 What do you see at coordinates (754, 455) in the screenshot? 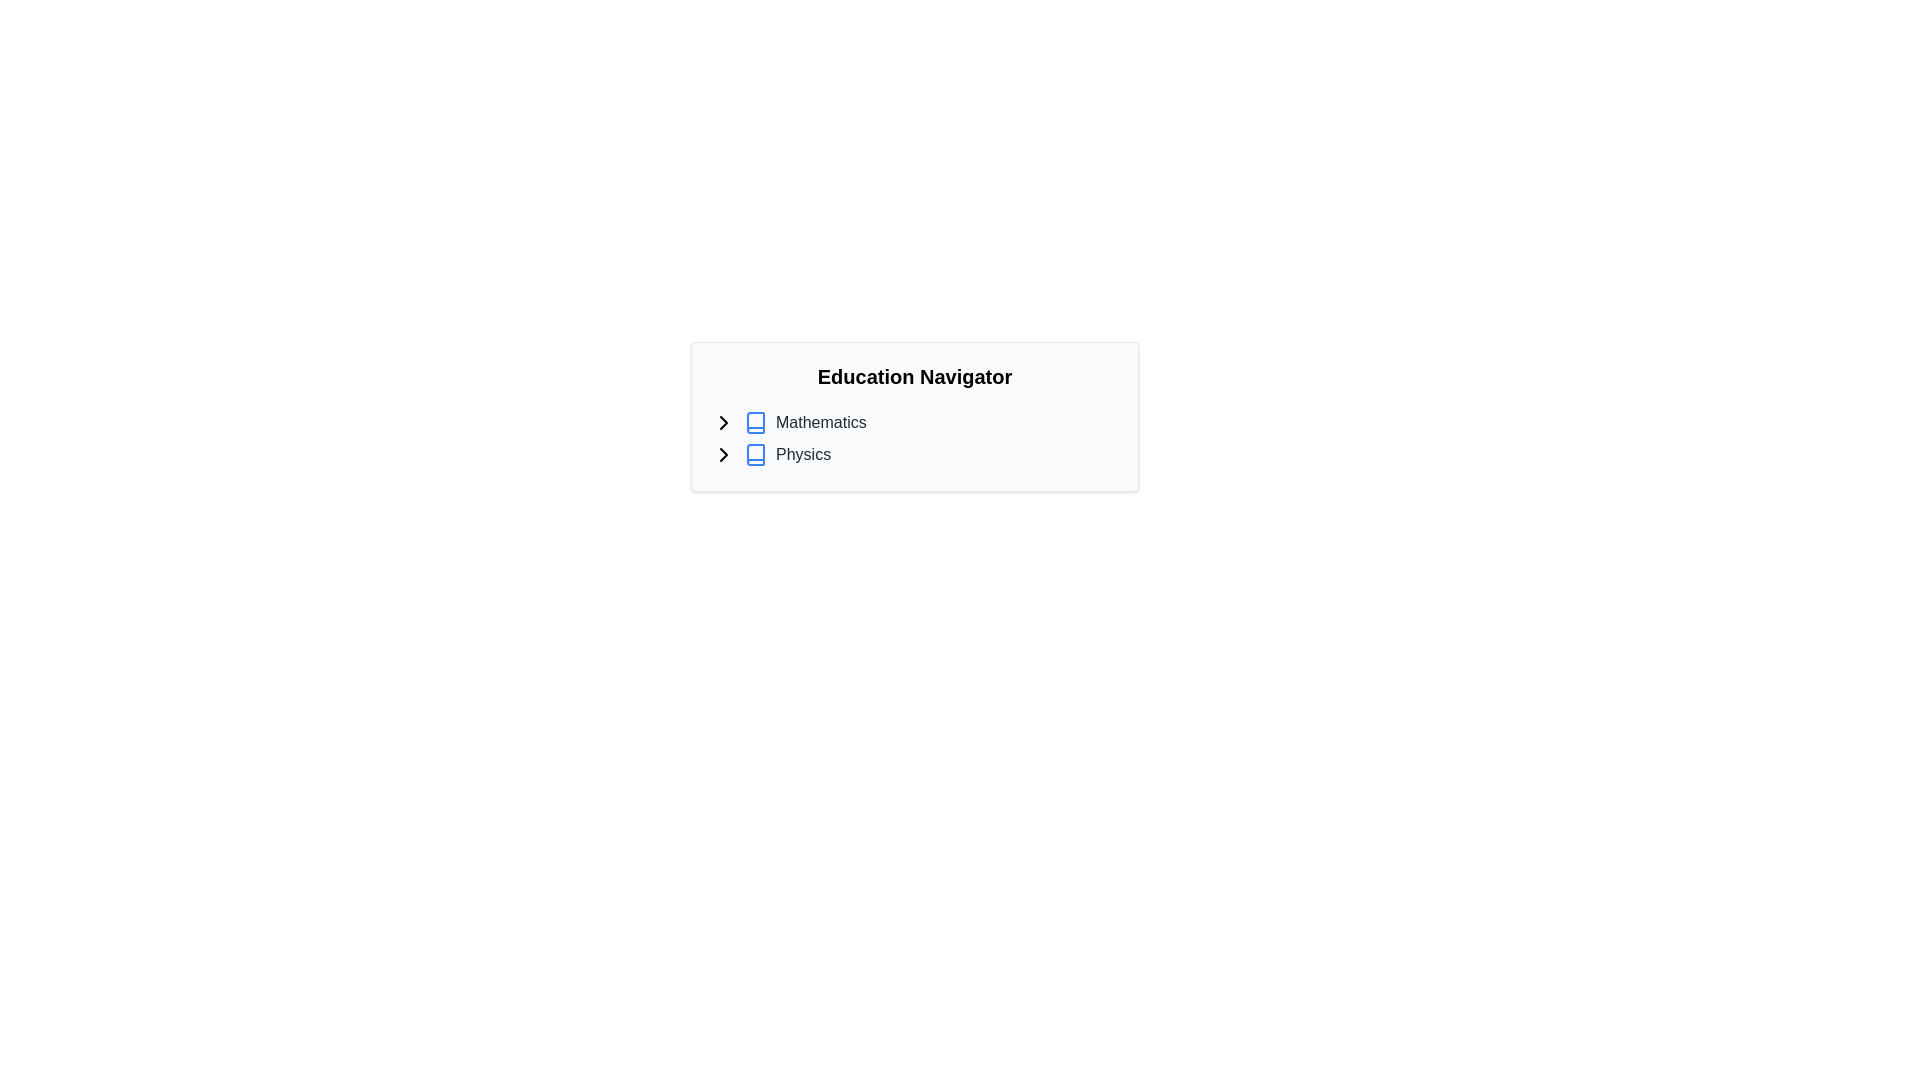
I see `the Physics category icon in the Education Navigator menu` at bounding box center [754, 455].